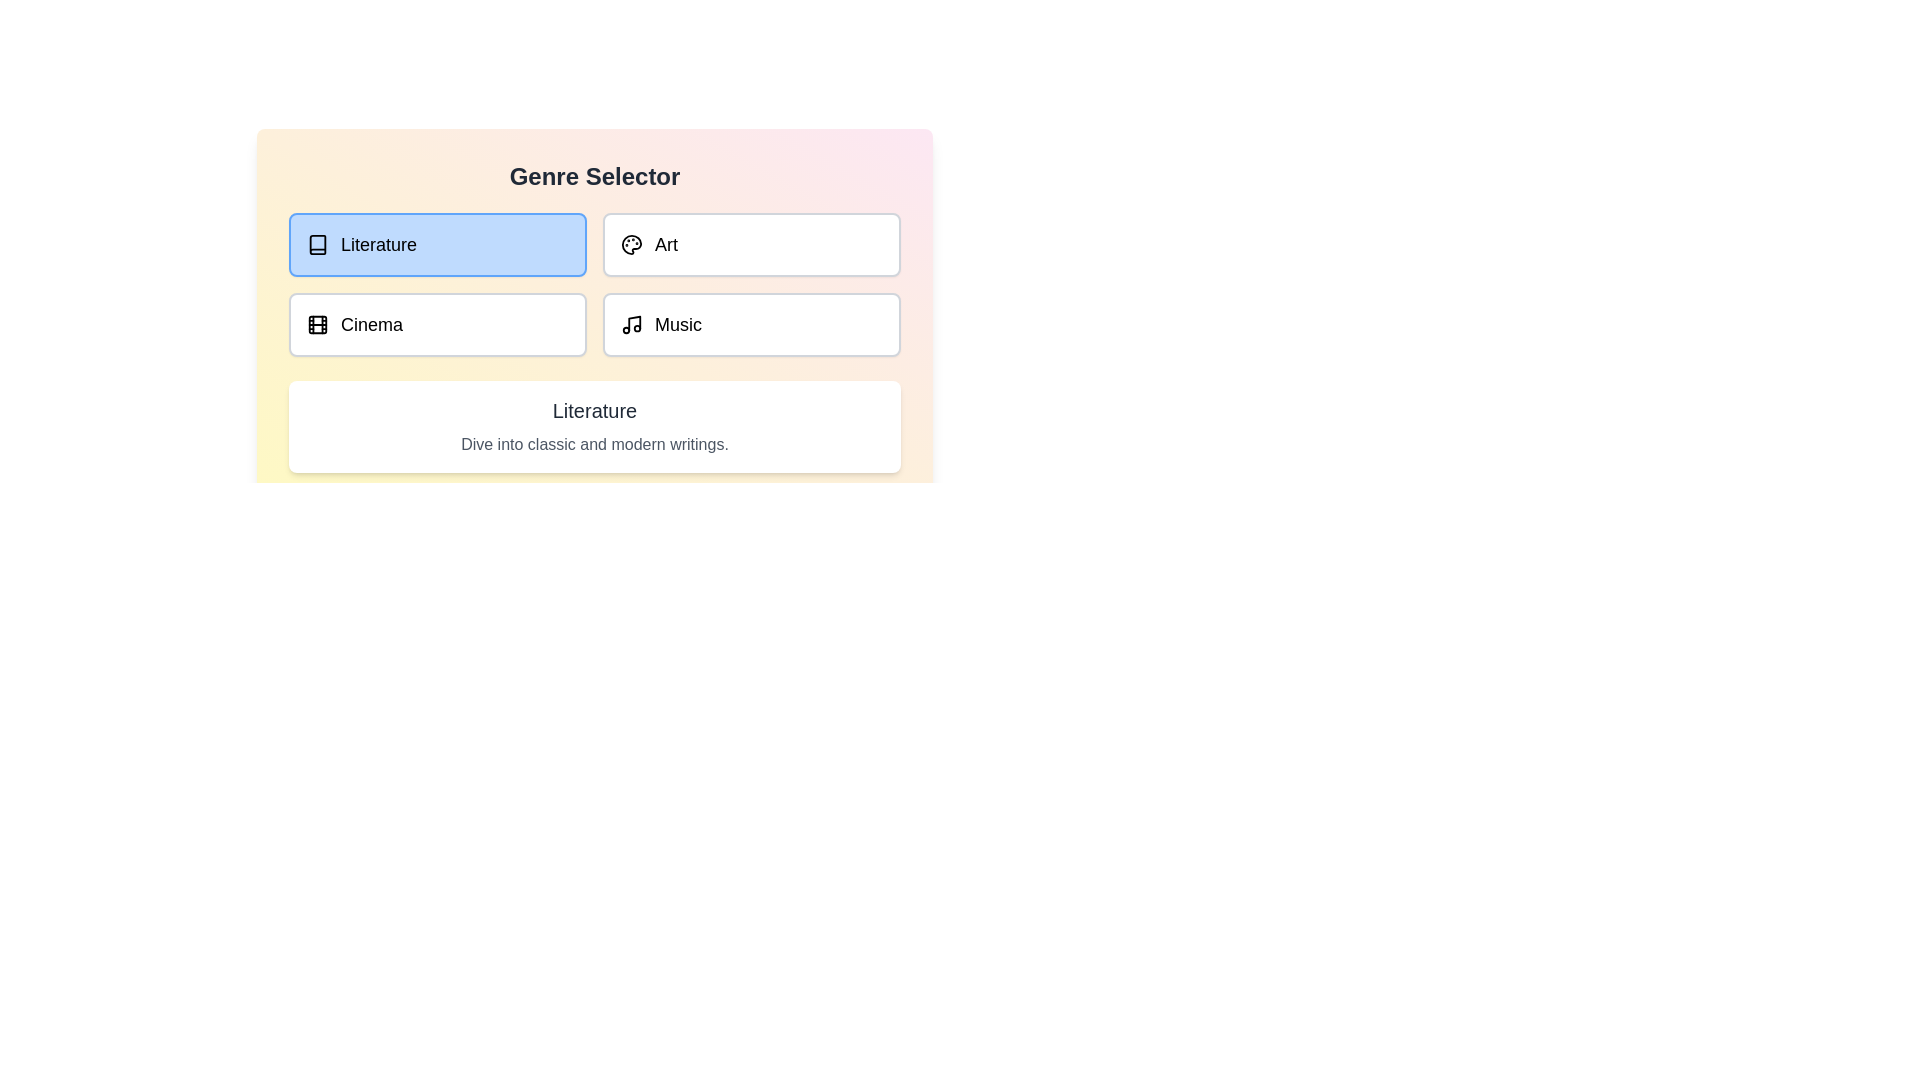 This screenshot has width=1920, height=1080. Describe the element at coordinates (594, 443) in the screenshot. I see `the text component displaying the phrase 'Dive into classic and modern writings.' located below the bold 'Literature' heading within the card` at that location.